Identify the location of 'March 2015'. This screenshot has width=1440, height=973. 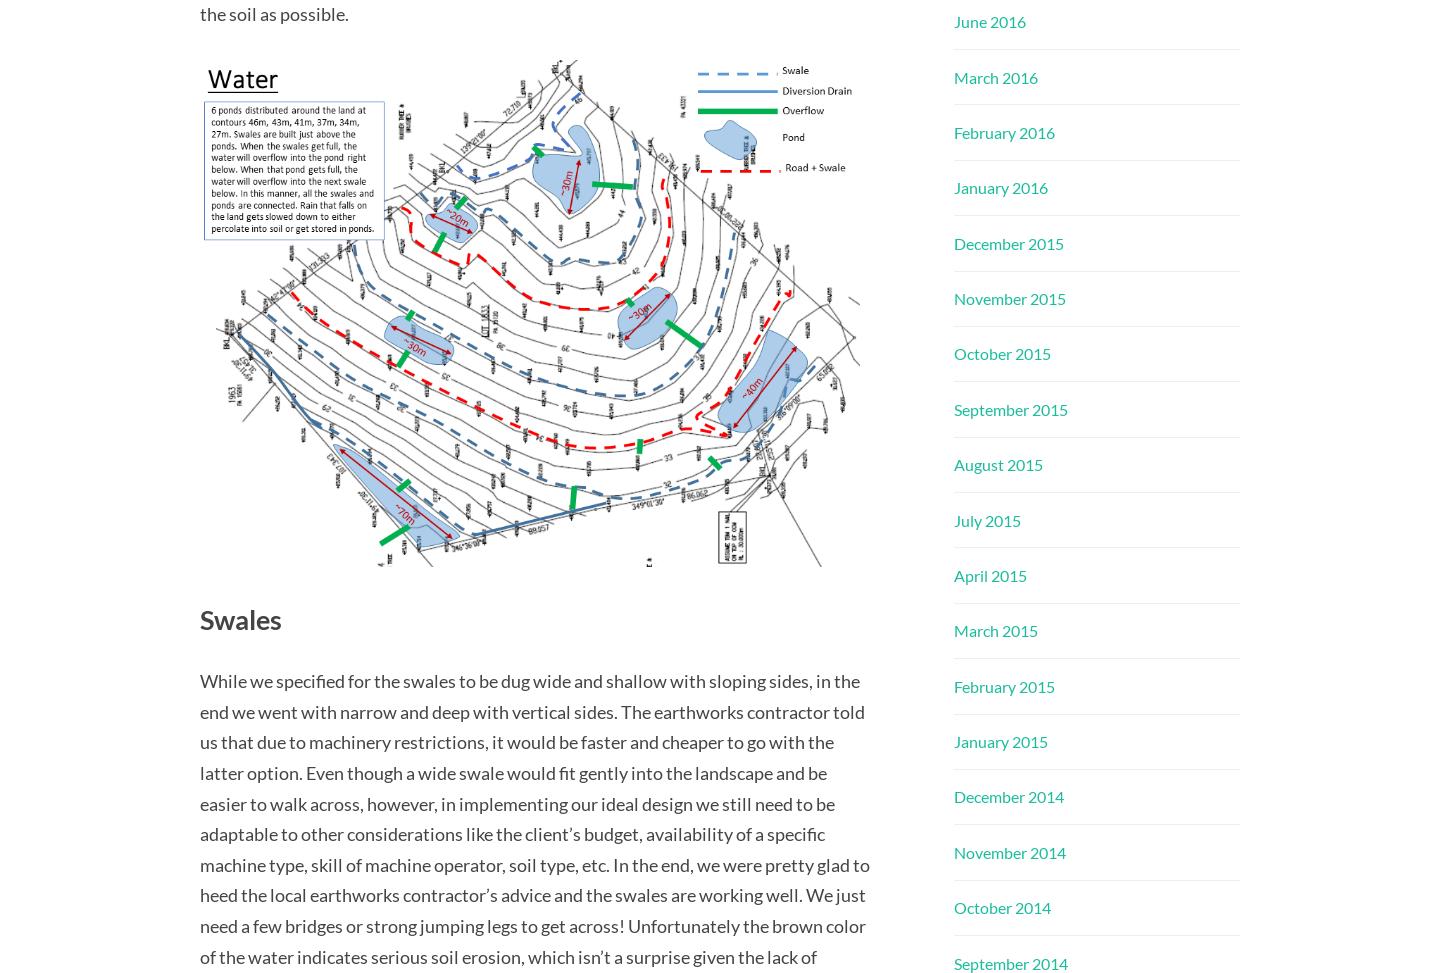
(995, 629).